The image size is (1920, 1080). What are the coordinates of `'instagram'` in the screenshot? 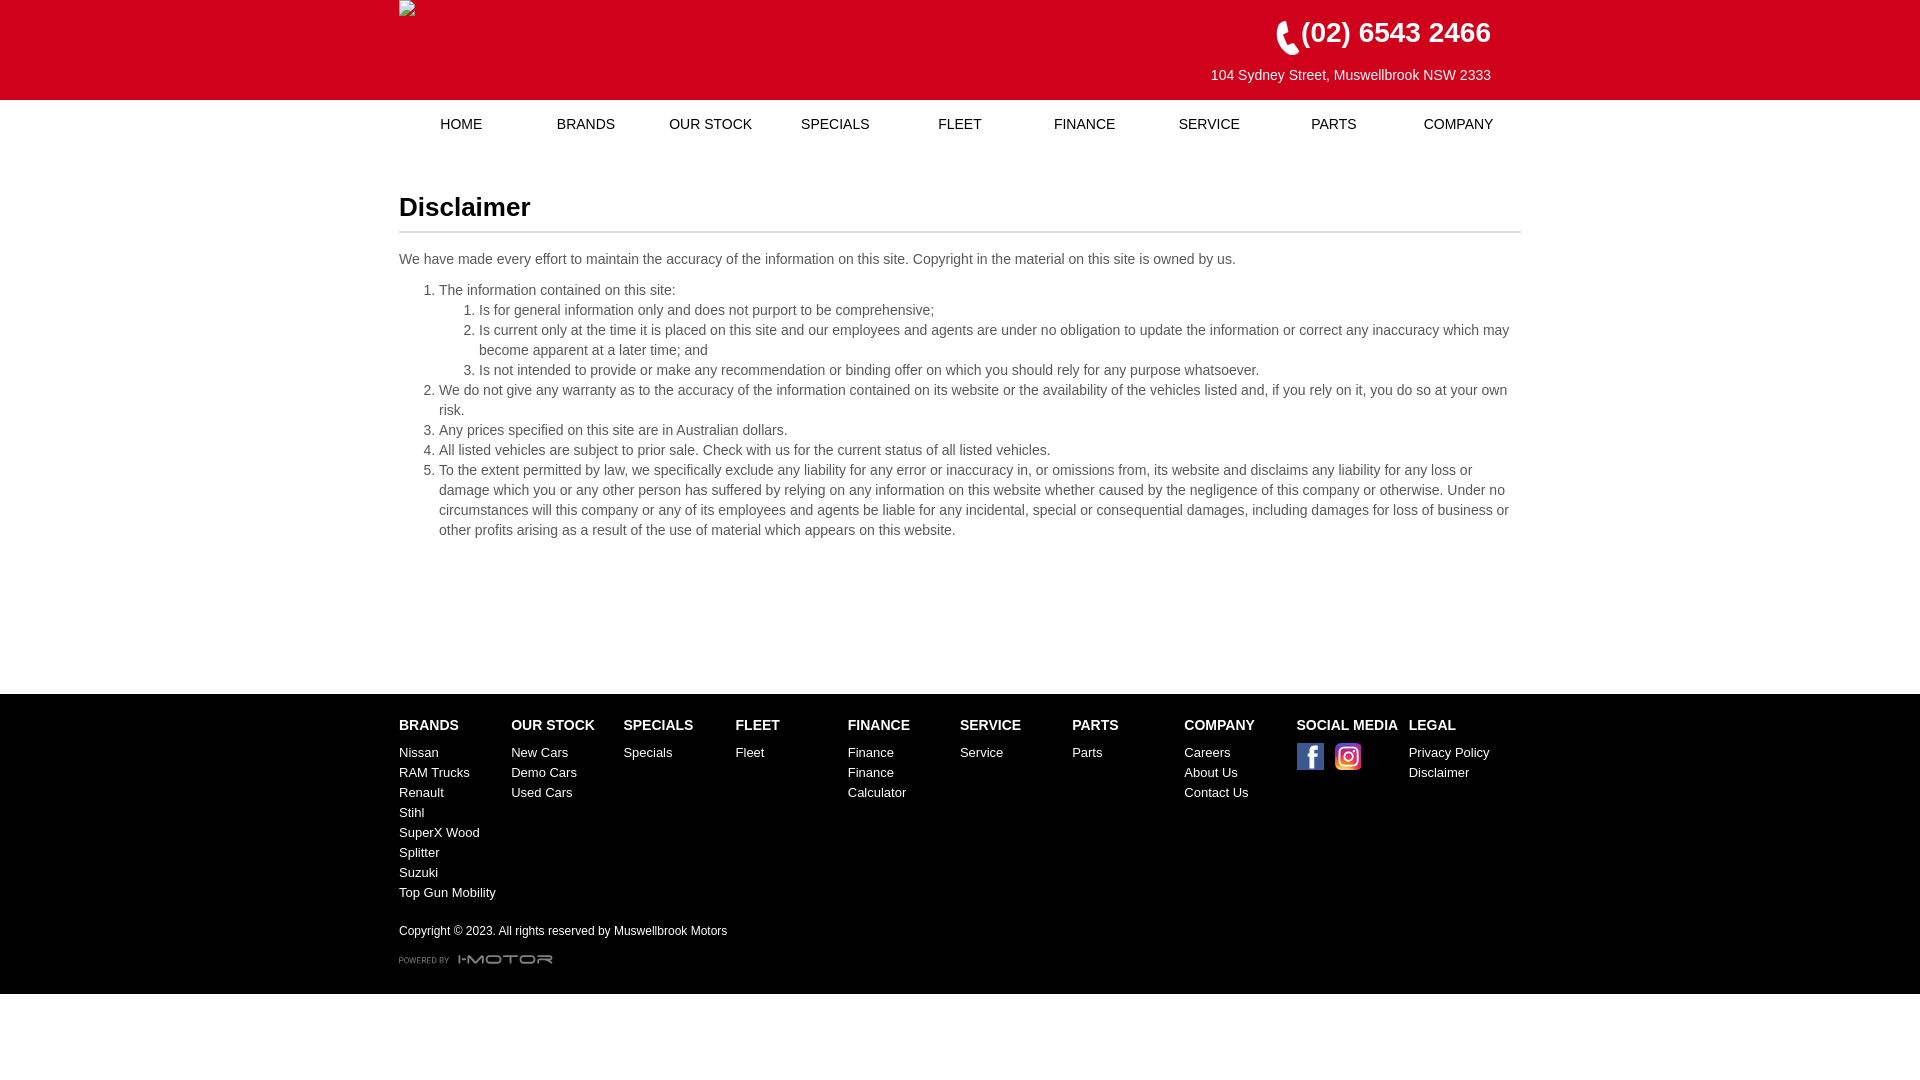 It's located at (1352, 761).